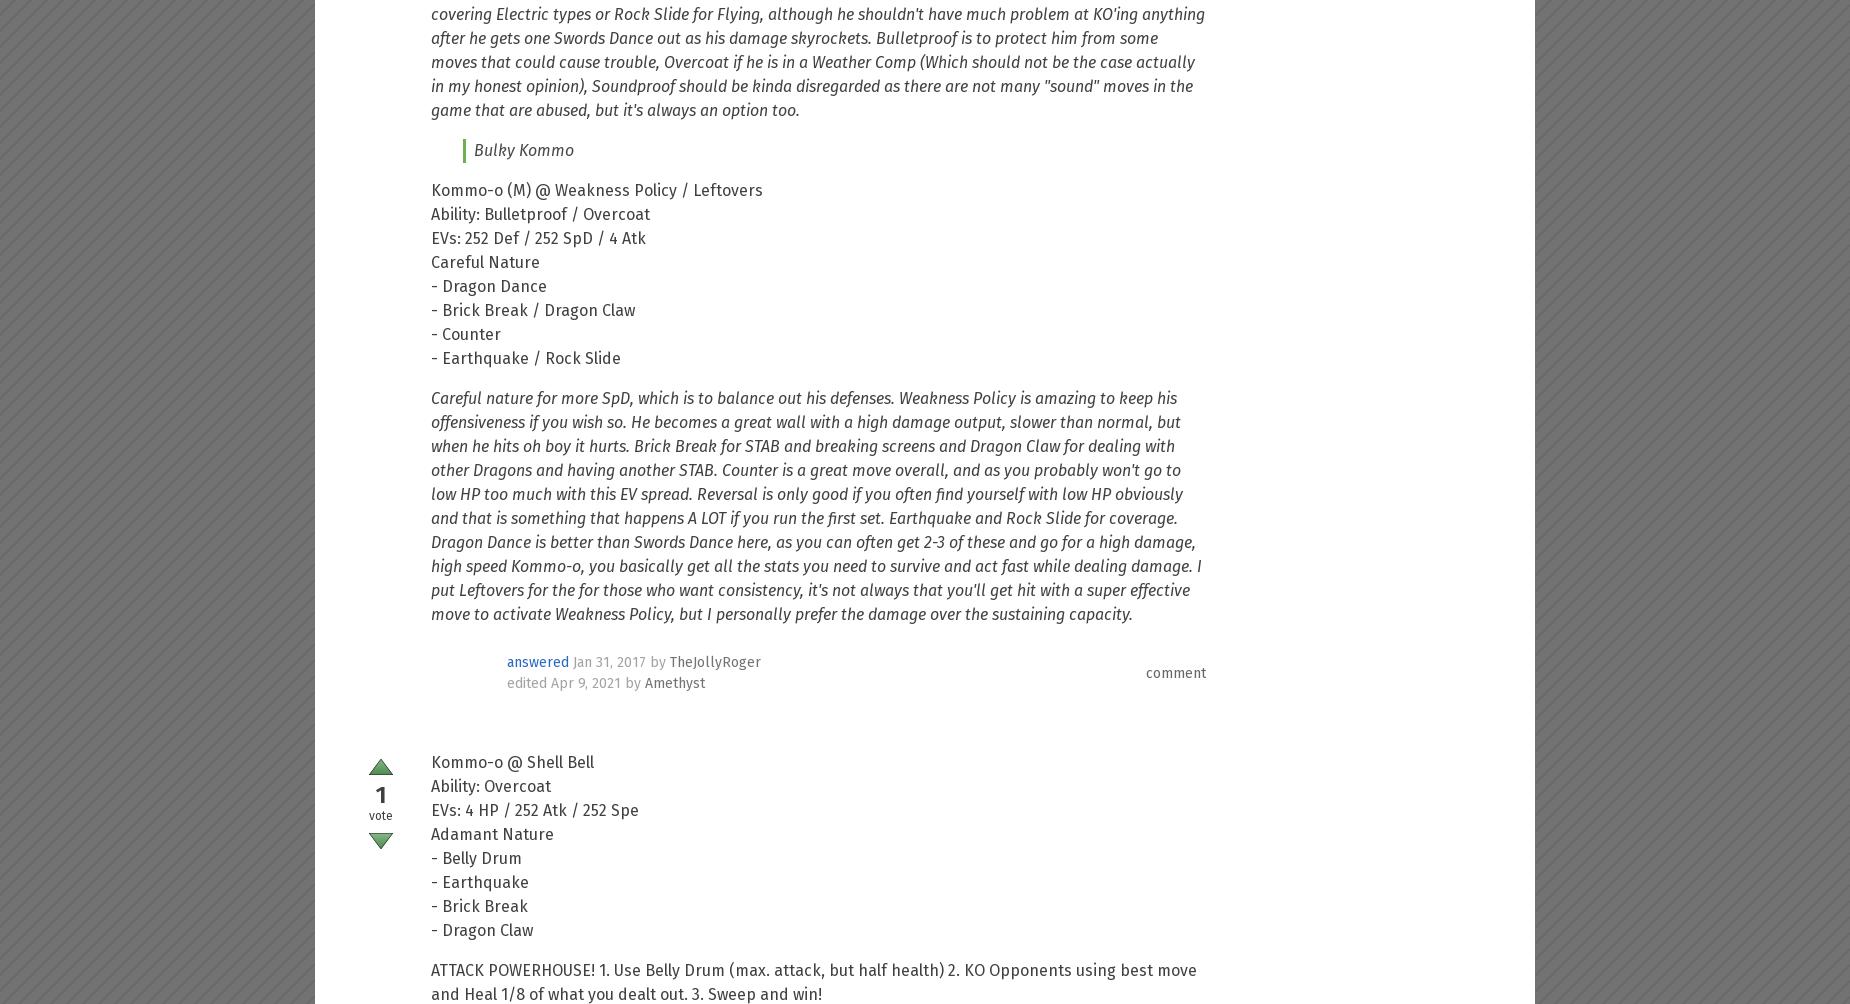 The width and height of the screenshot is (1850, 1004). Describe the element at coordinates (480, 881) in the screenshot. I see `'- Earthquake'` at that location.